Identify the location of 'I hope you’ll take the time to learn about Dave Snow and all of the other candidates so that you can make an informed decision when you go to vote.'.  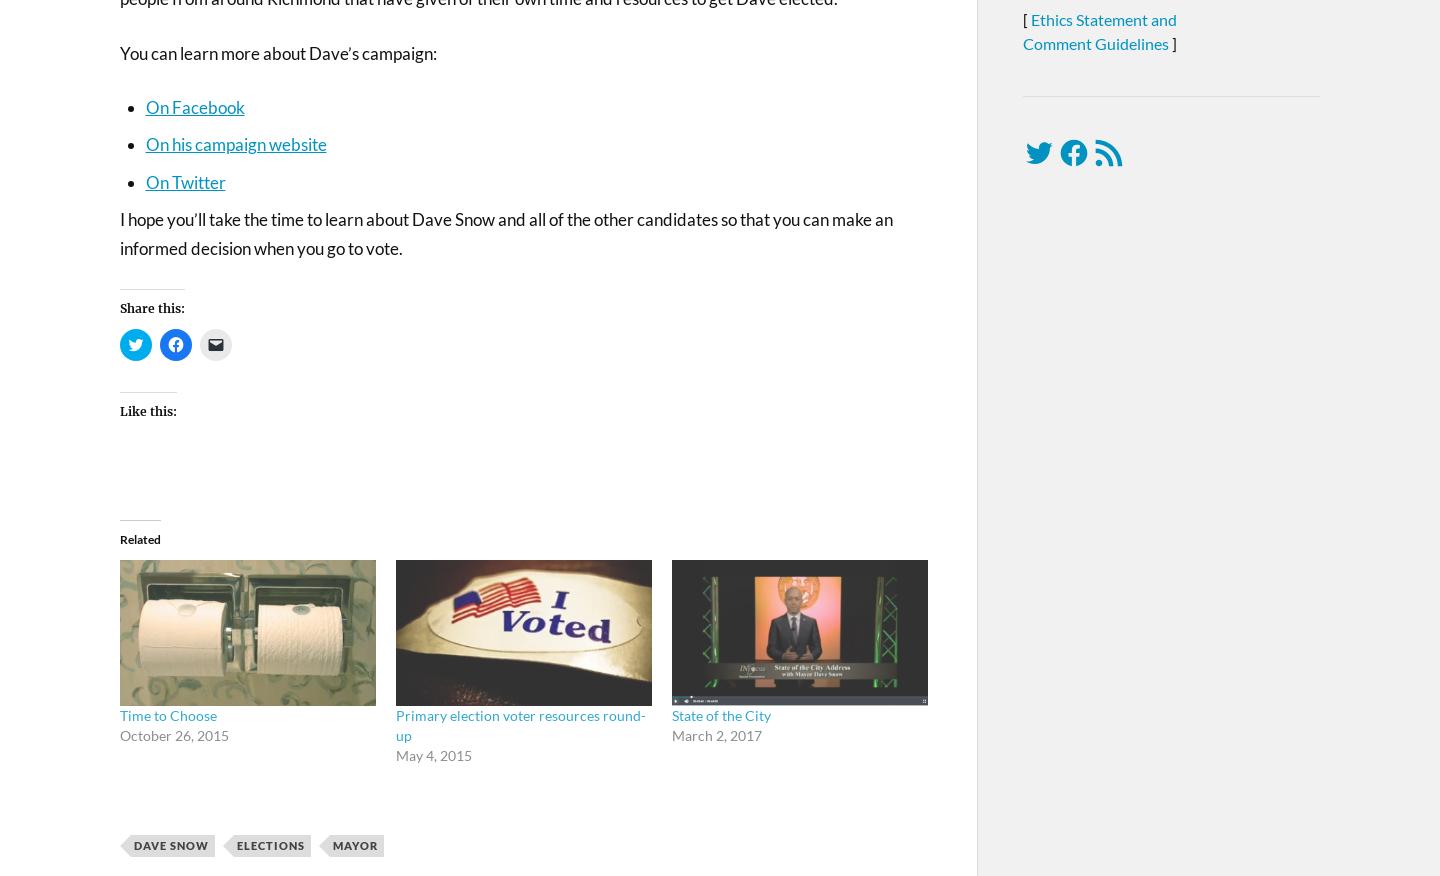
(505, 232).